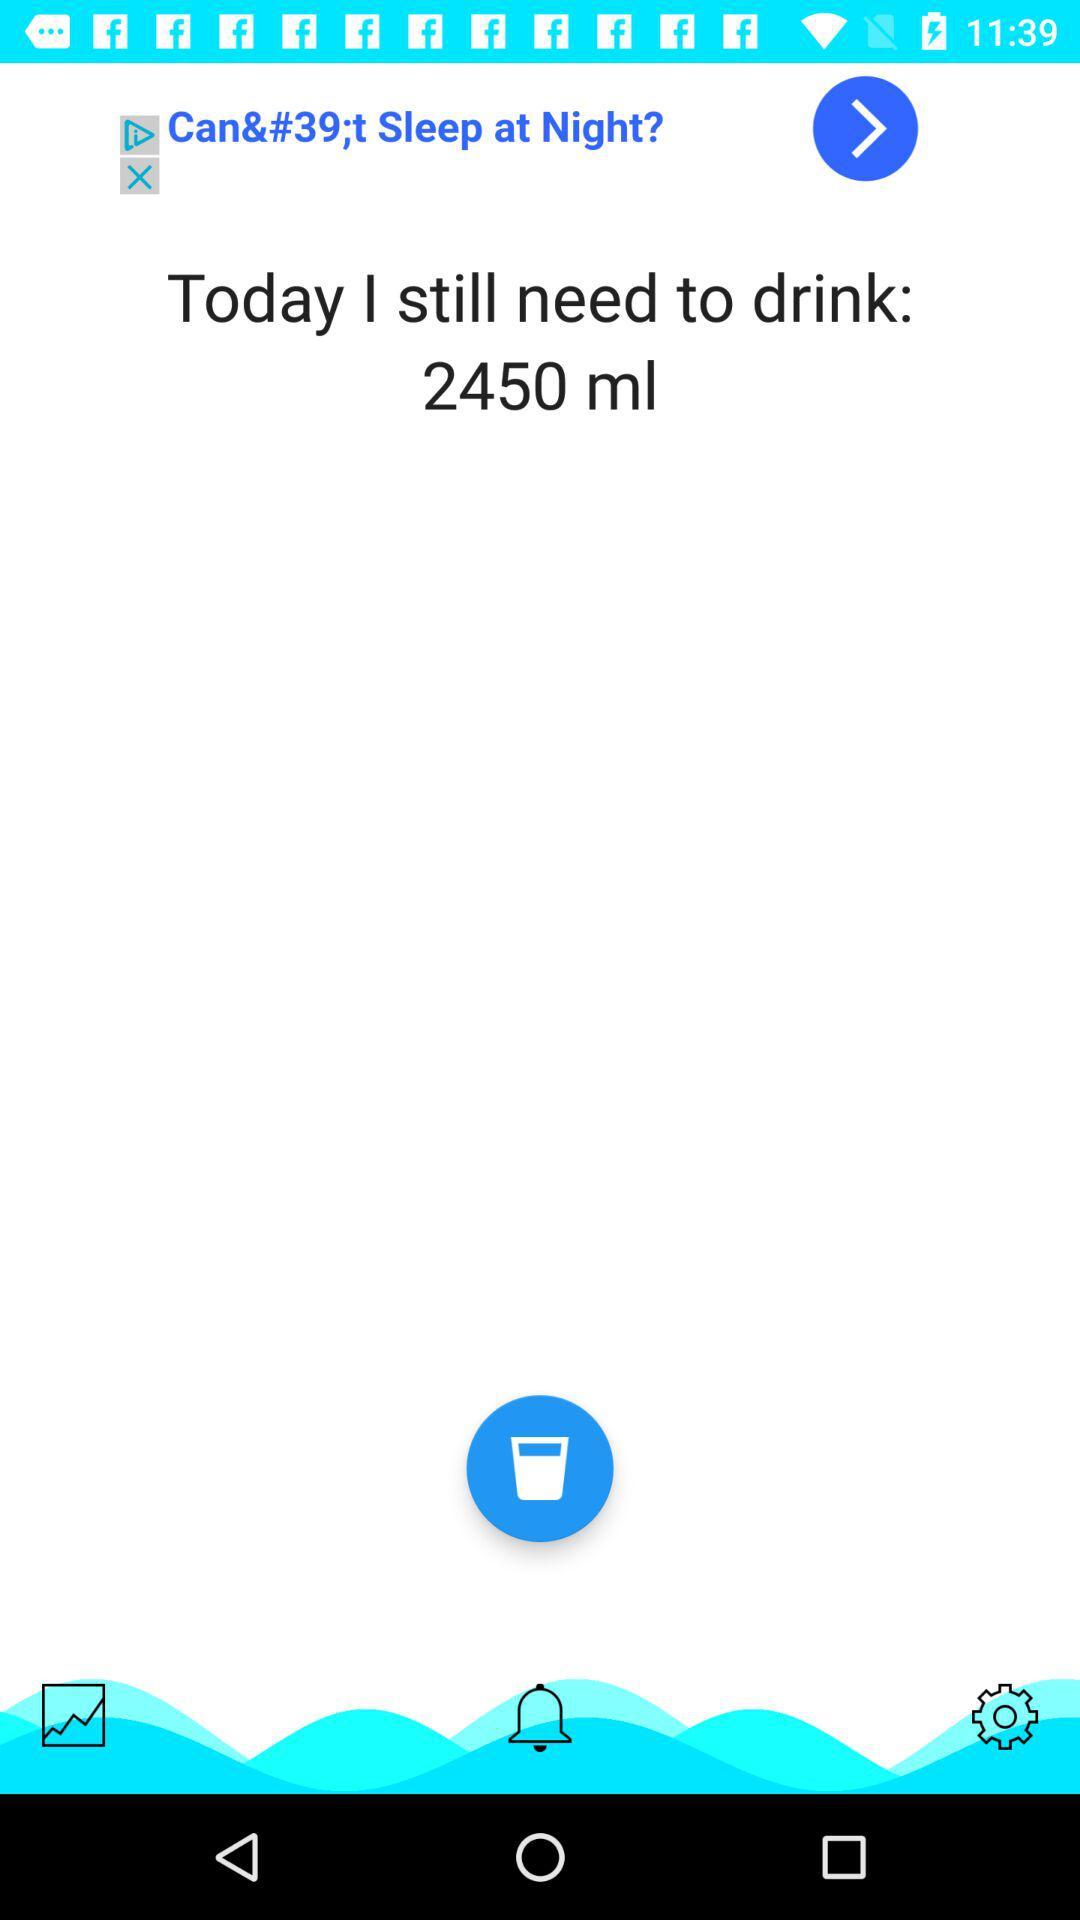  Describe the element at coordinates (72, 1714) in the screenshot. I see `charts` at that location.